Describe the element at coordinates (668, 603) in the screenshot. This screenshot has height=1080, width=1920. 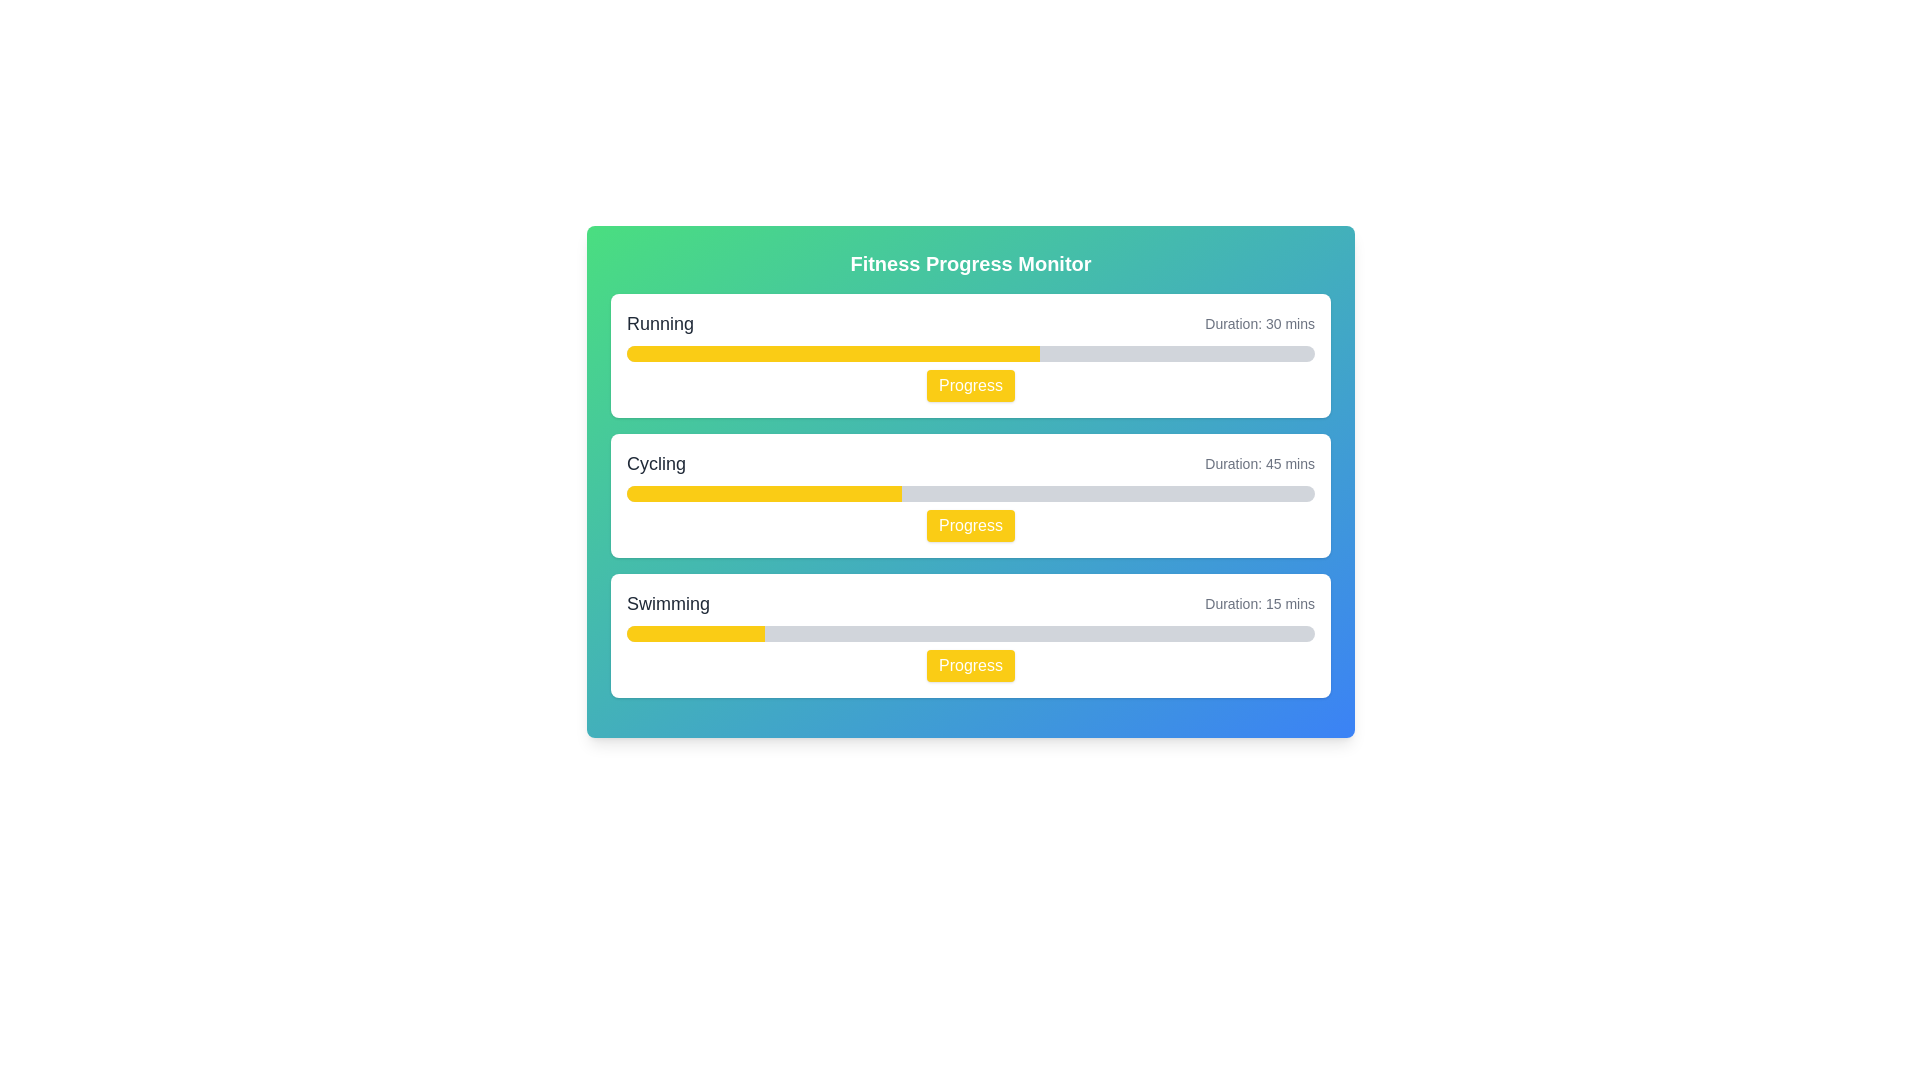
I see `text label displaying 'Swimming' which is located at the upper-left corner of the third activity block card` at that location.